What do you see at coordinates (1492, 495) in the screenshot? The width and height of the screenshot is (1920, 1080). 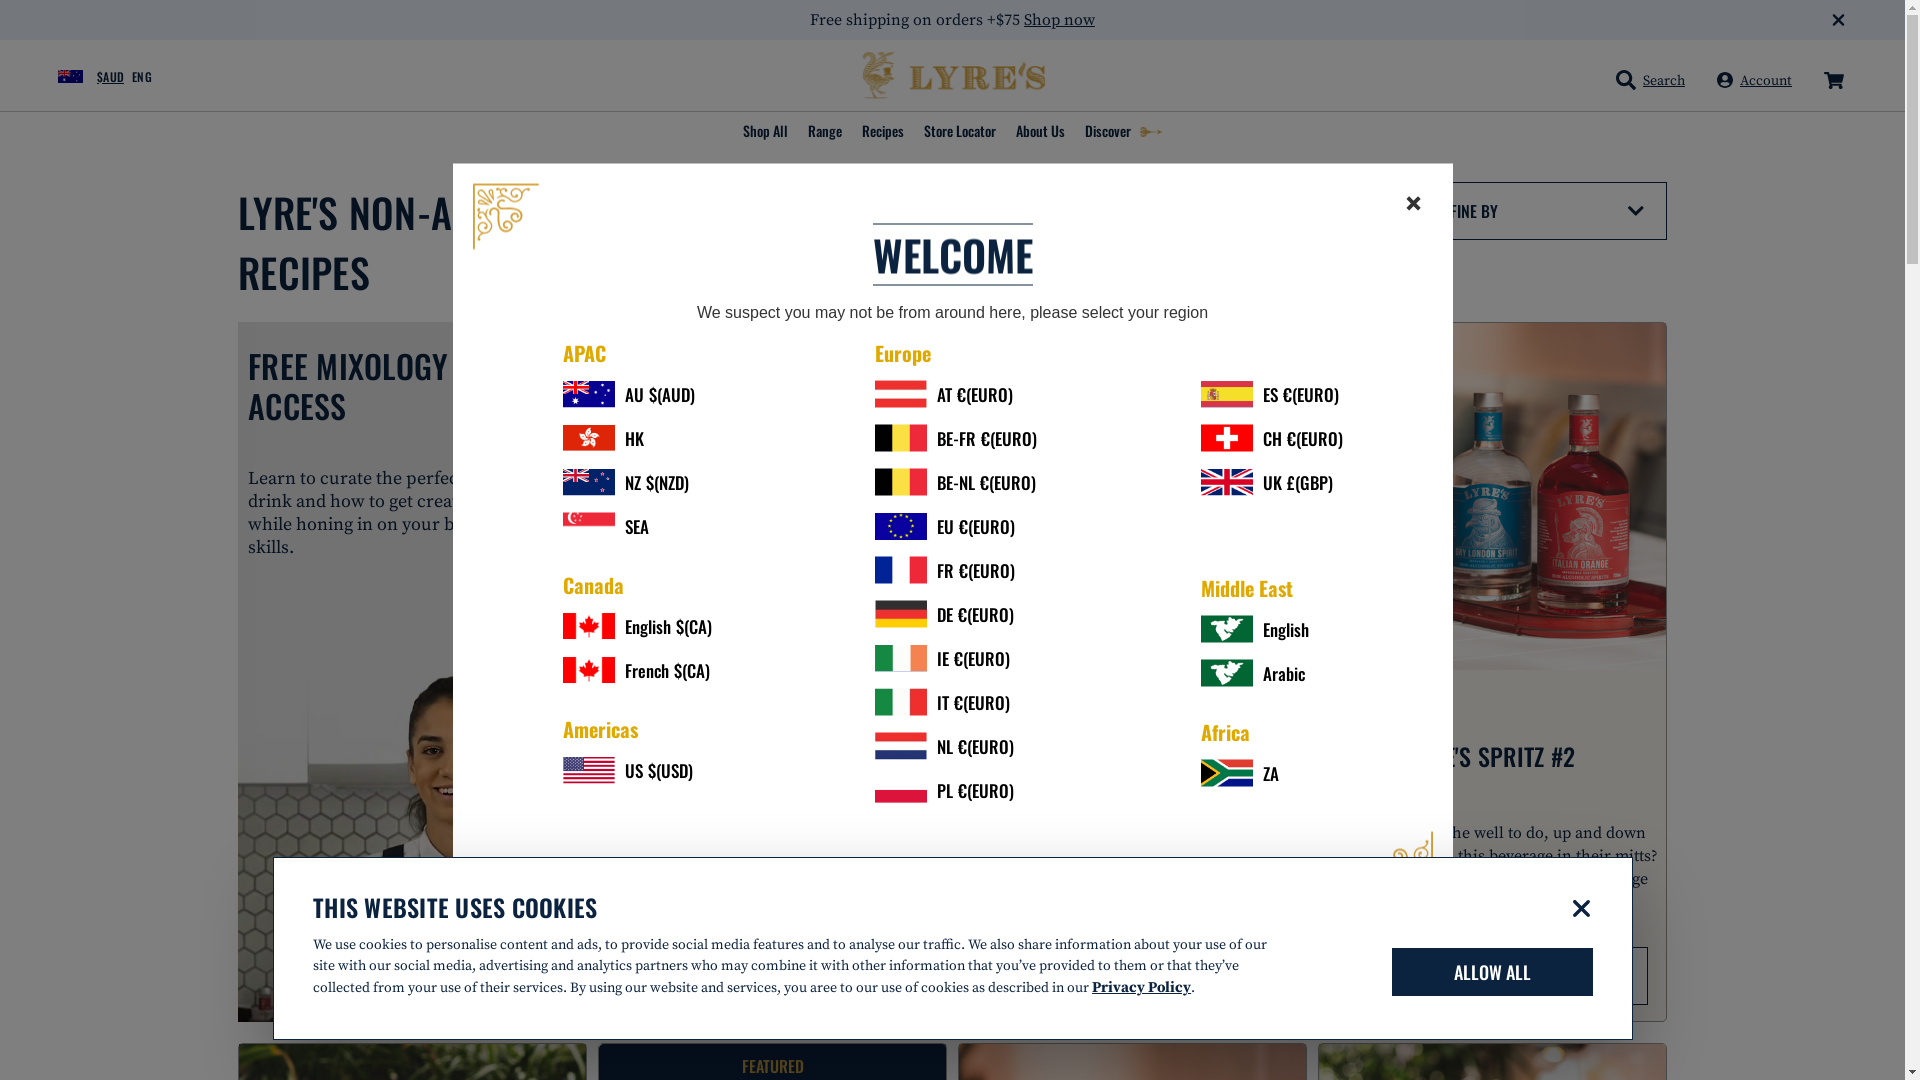 I see `'Lyre's Spritz #2'` at bounding box center [1492, 495].